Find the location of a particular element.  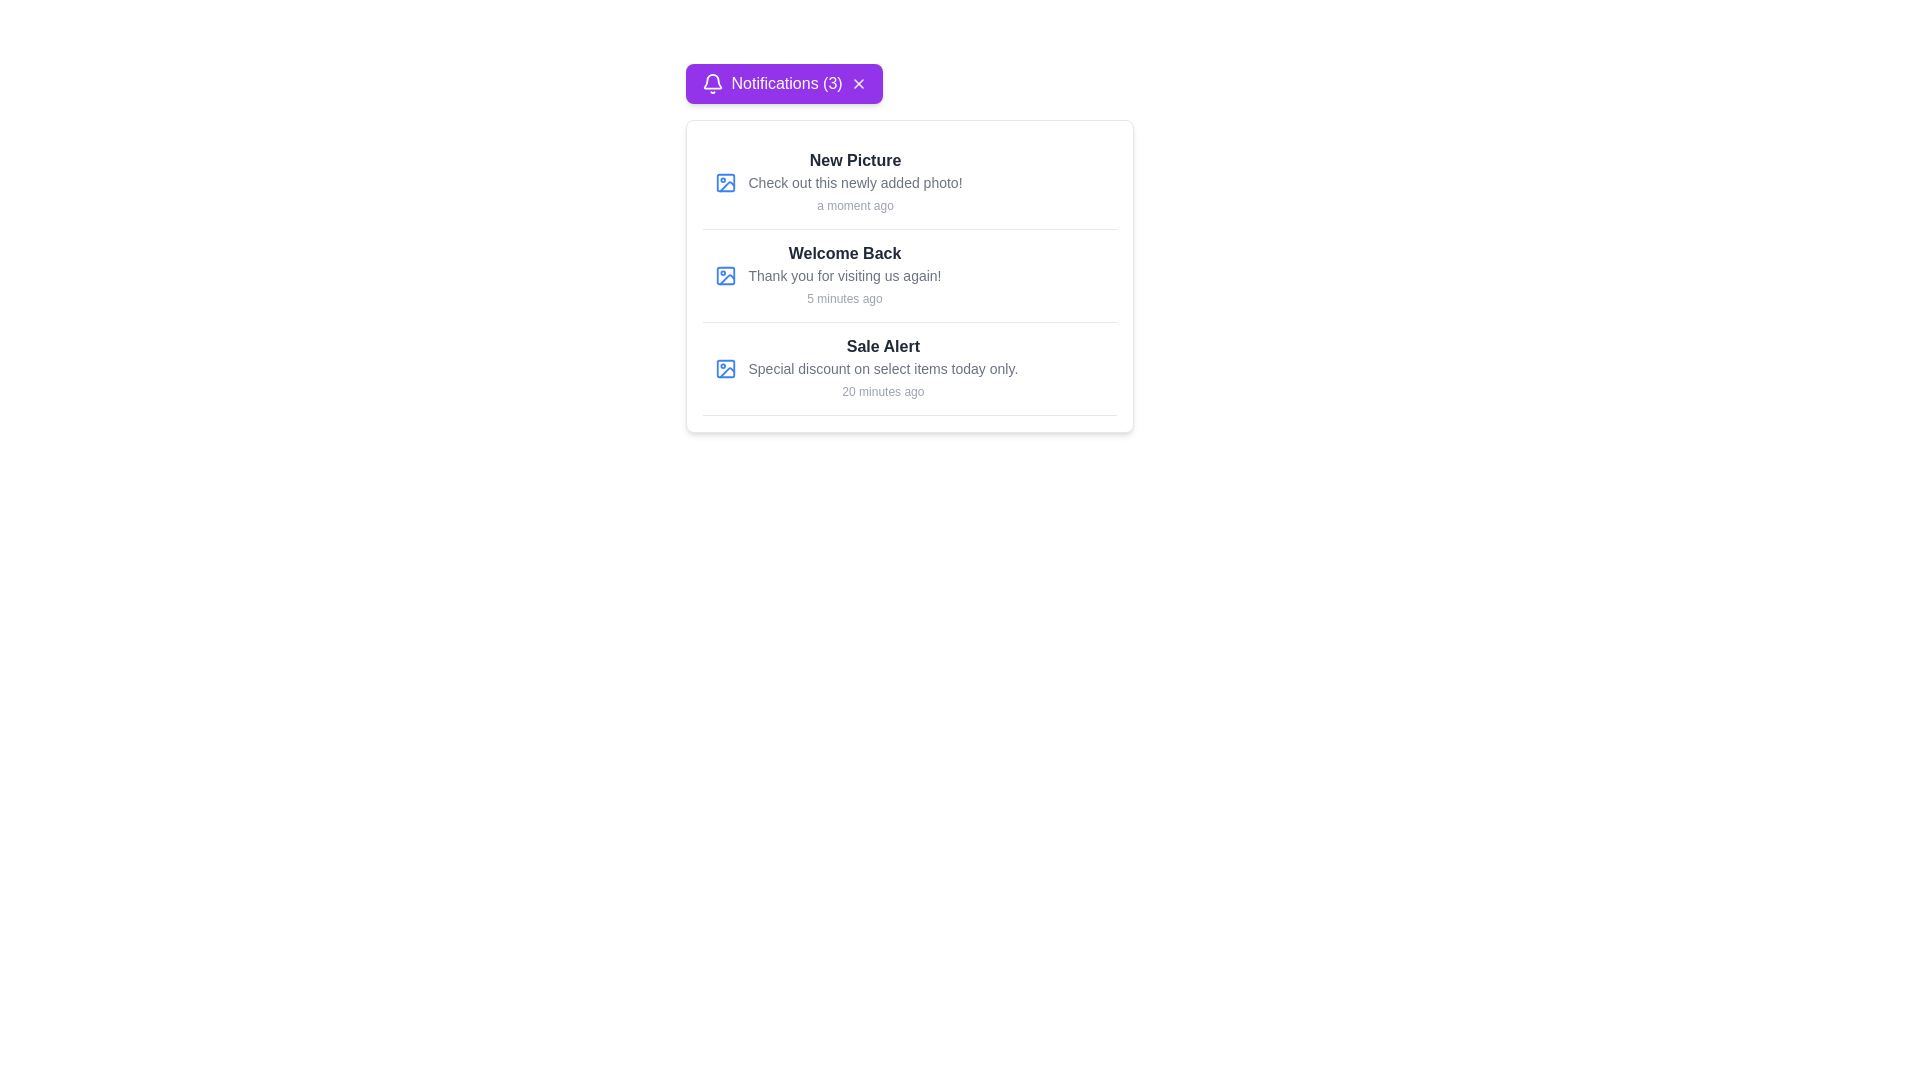

the bell-shaped notification icon located in the top-left section of the notification widget interface, next to the 'Notifications (3)' text is located at coordinates (712, 80).